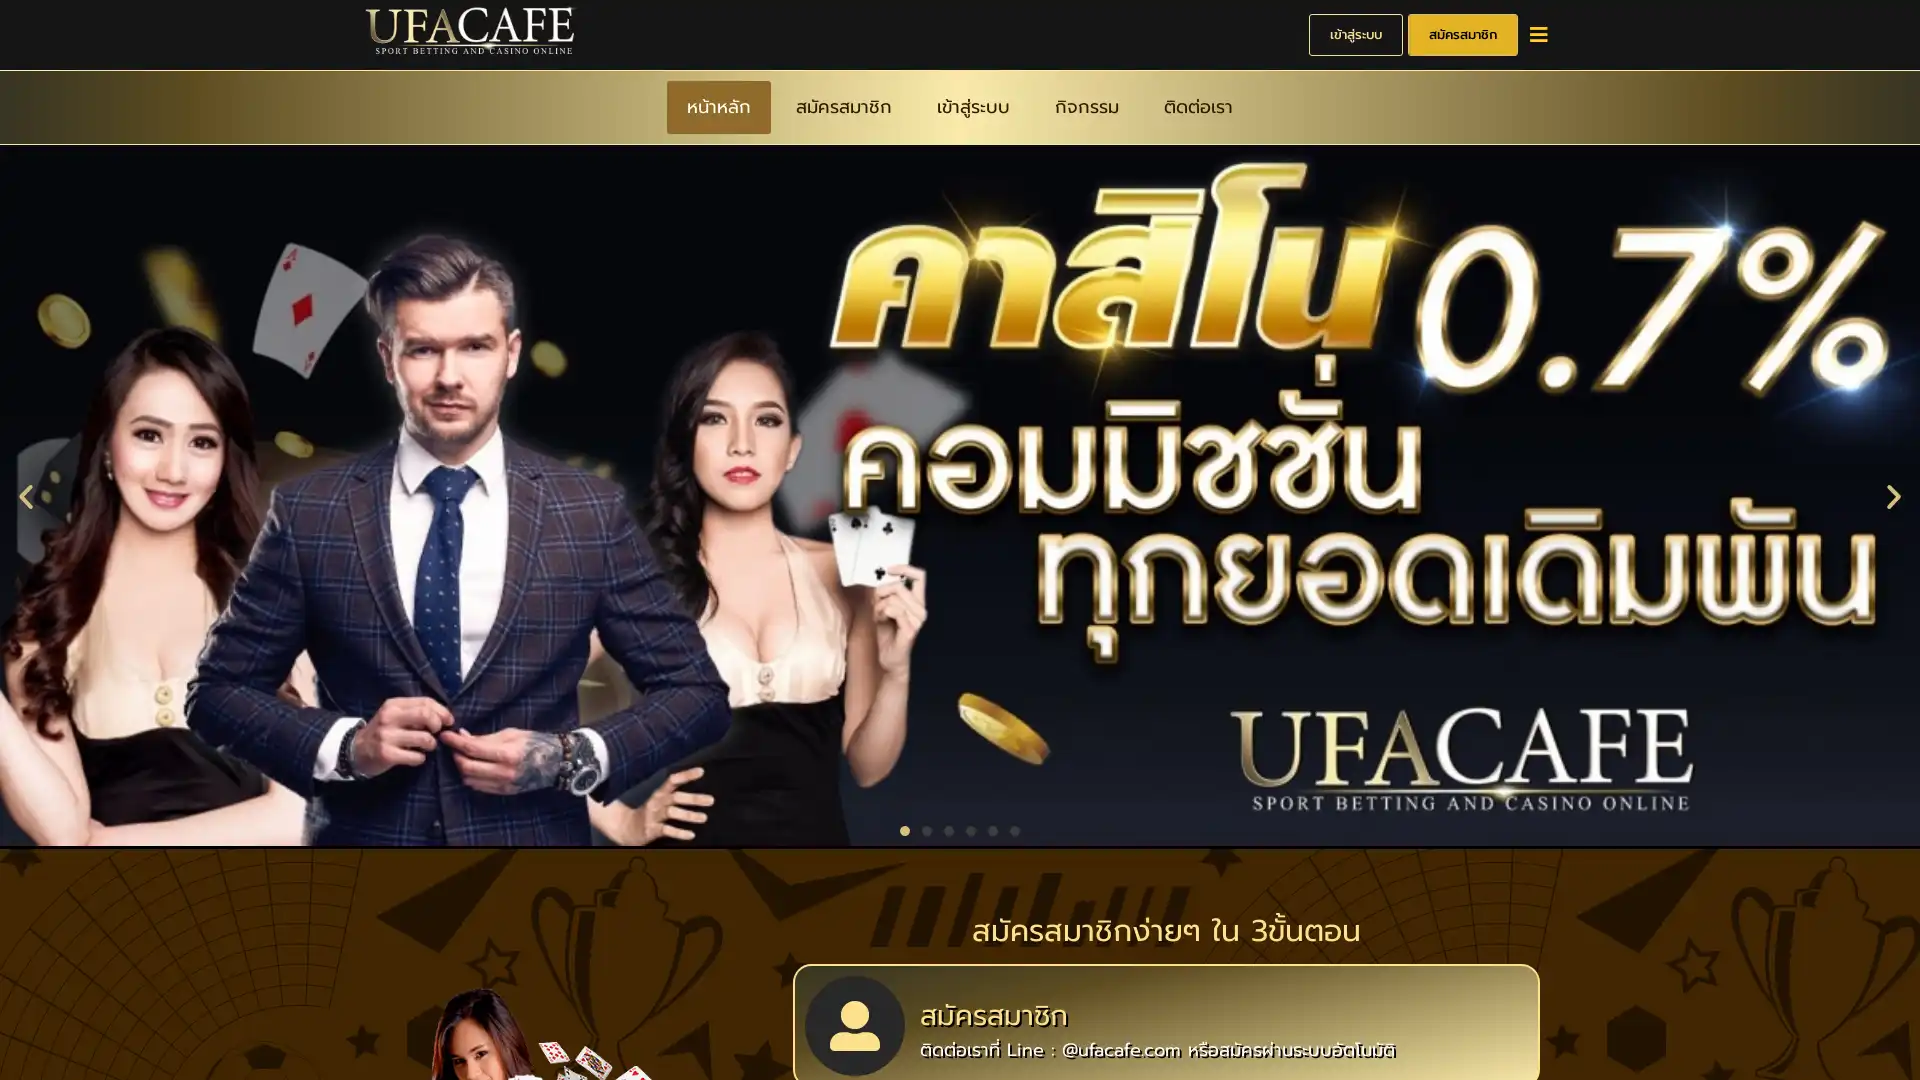 The width and height of the screenshot is (1920, 1080). What do you see at coordinates (993, 828) in the screenshot?
I see `Go to slide 5` at bounding box center [993, 828].